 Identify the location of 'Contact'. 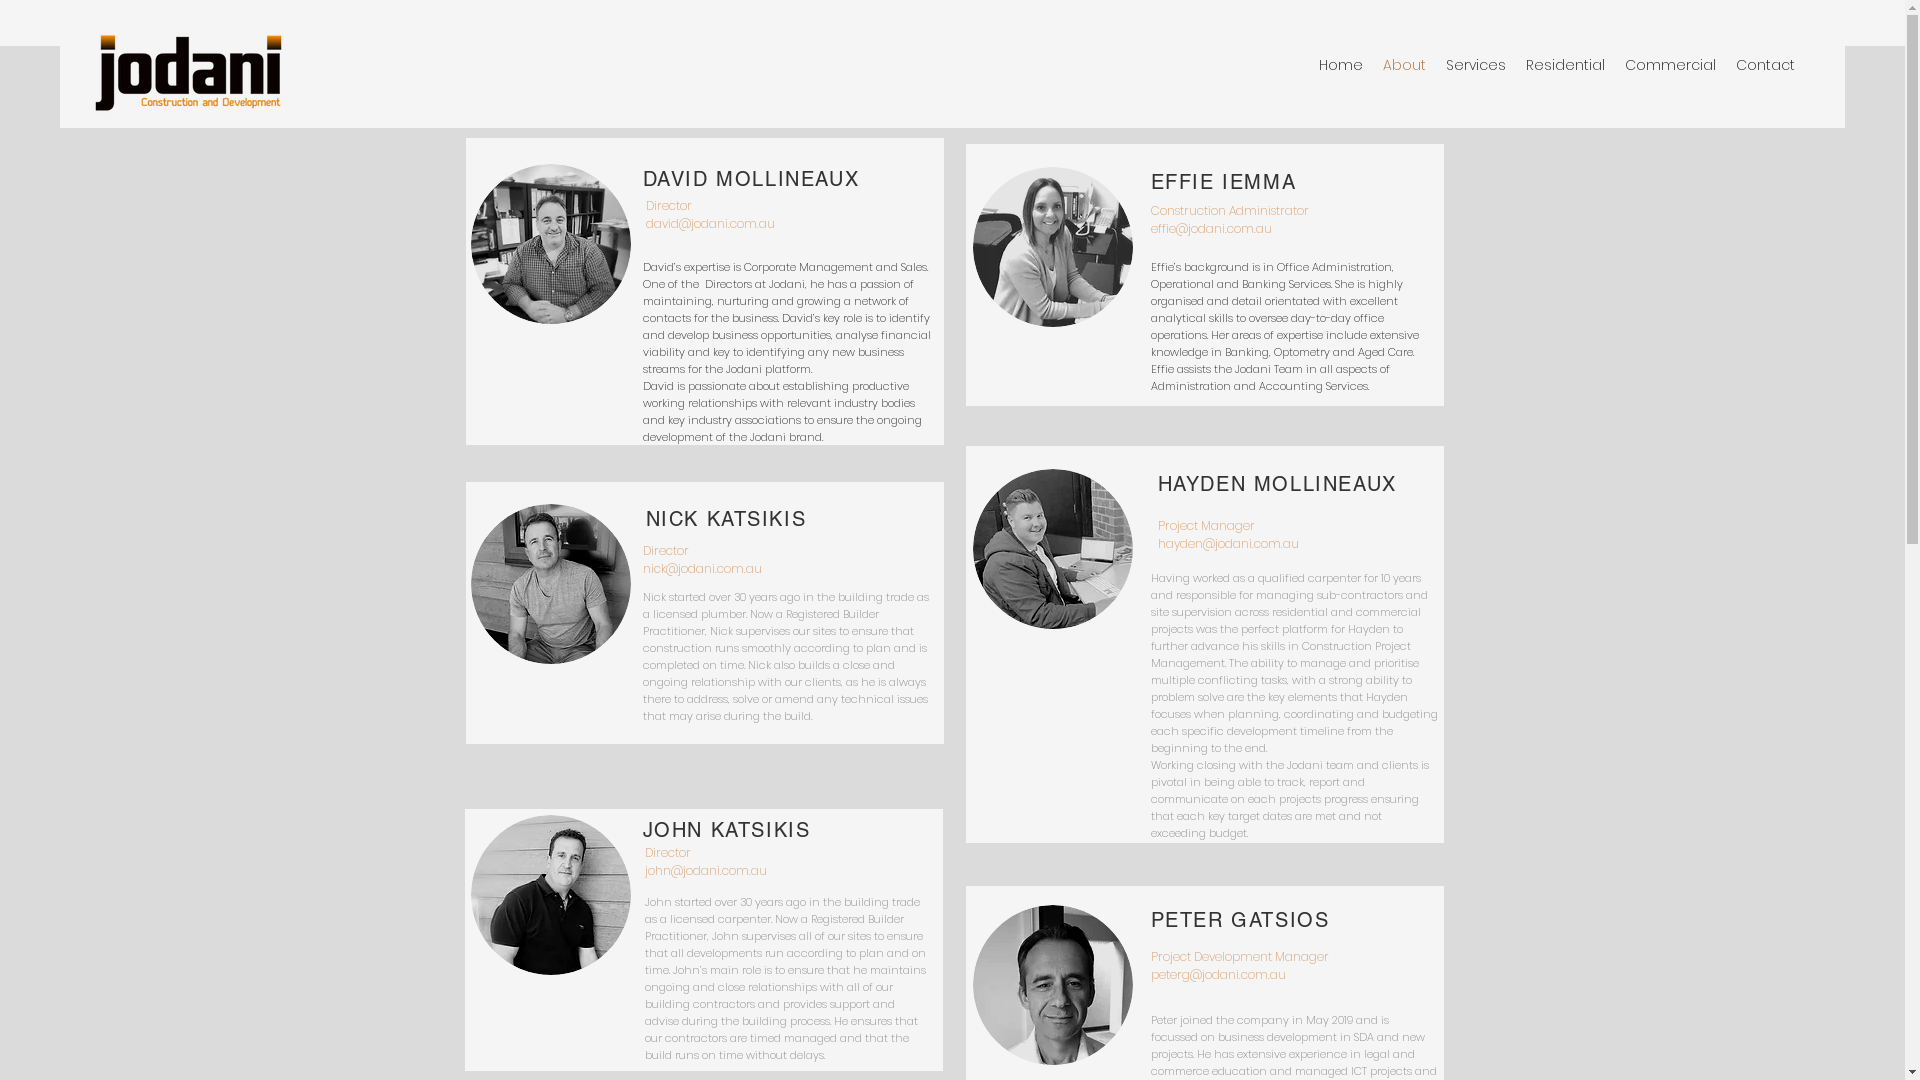
(1725, 64).